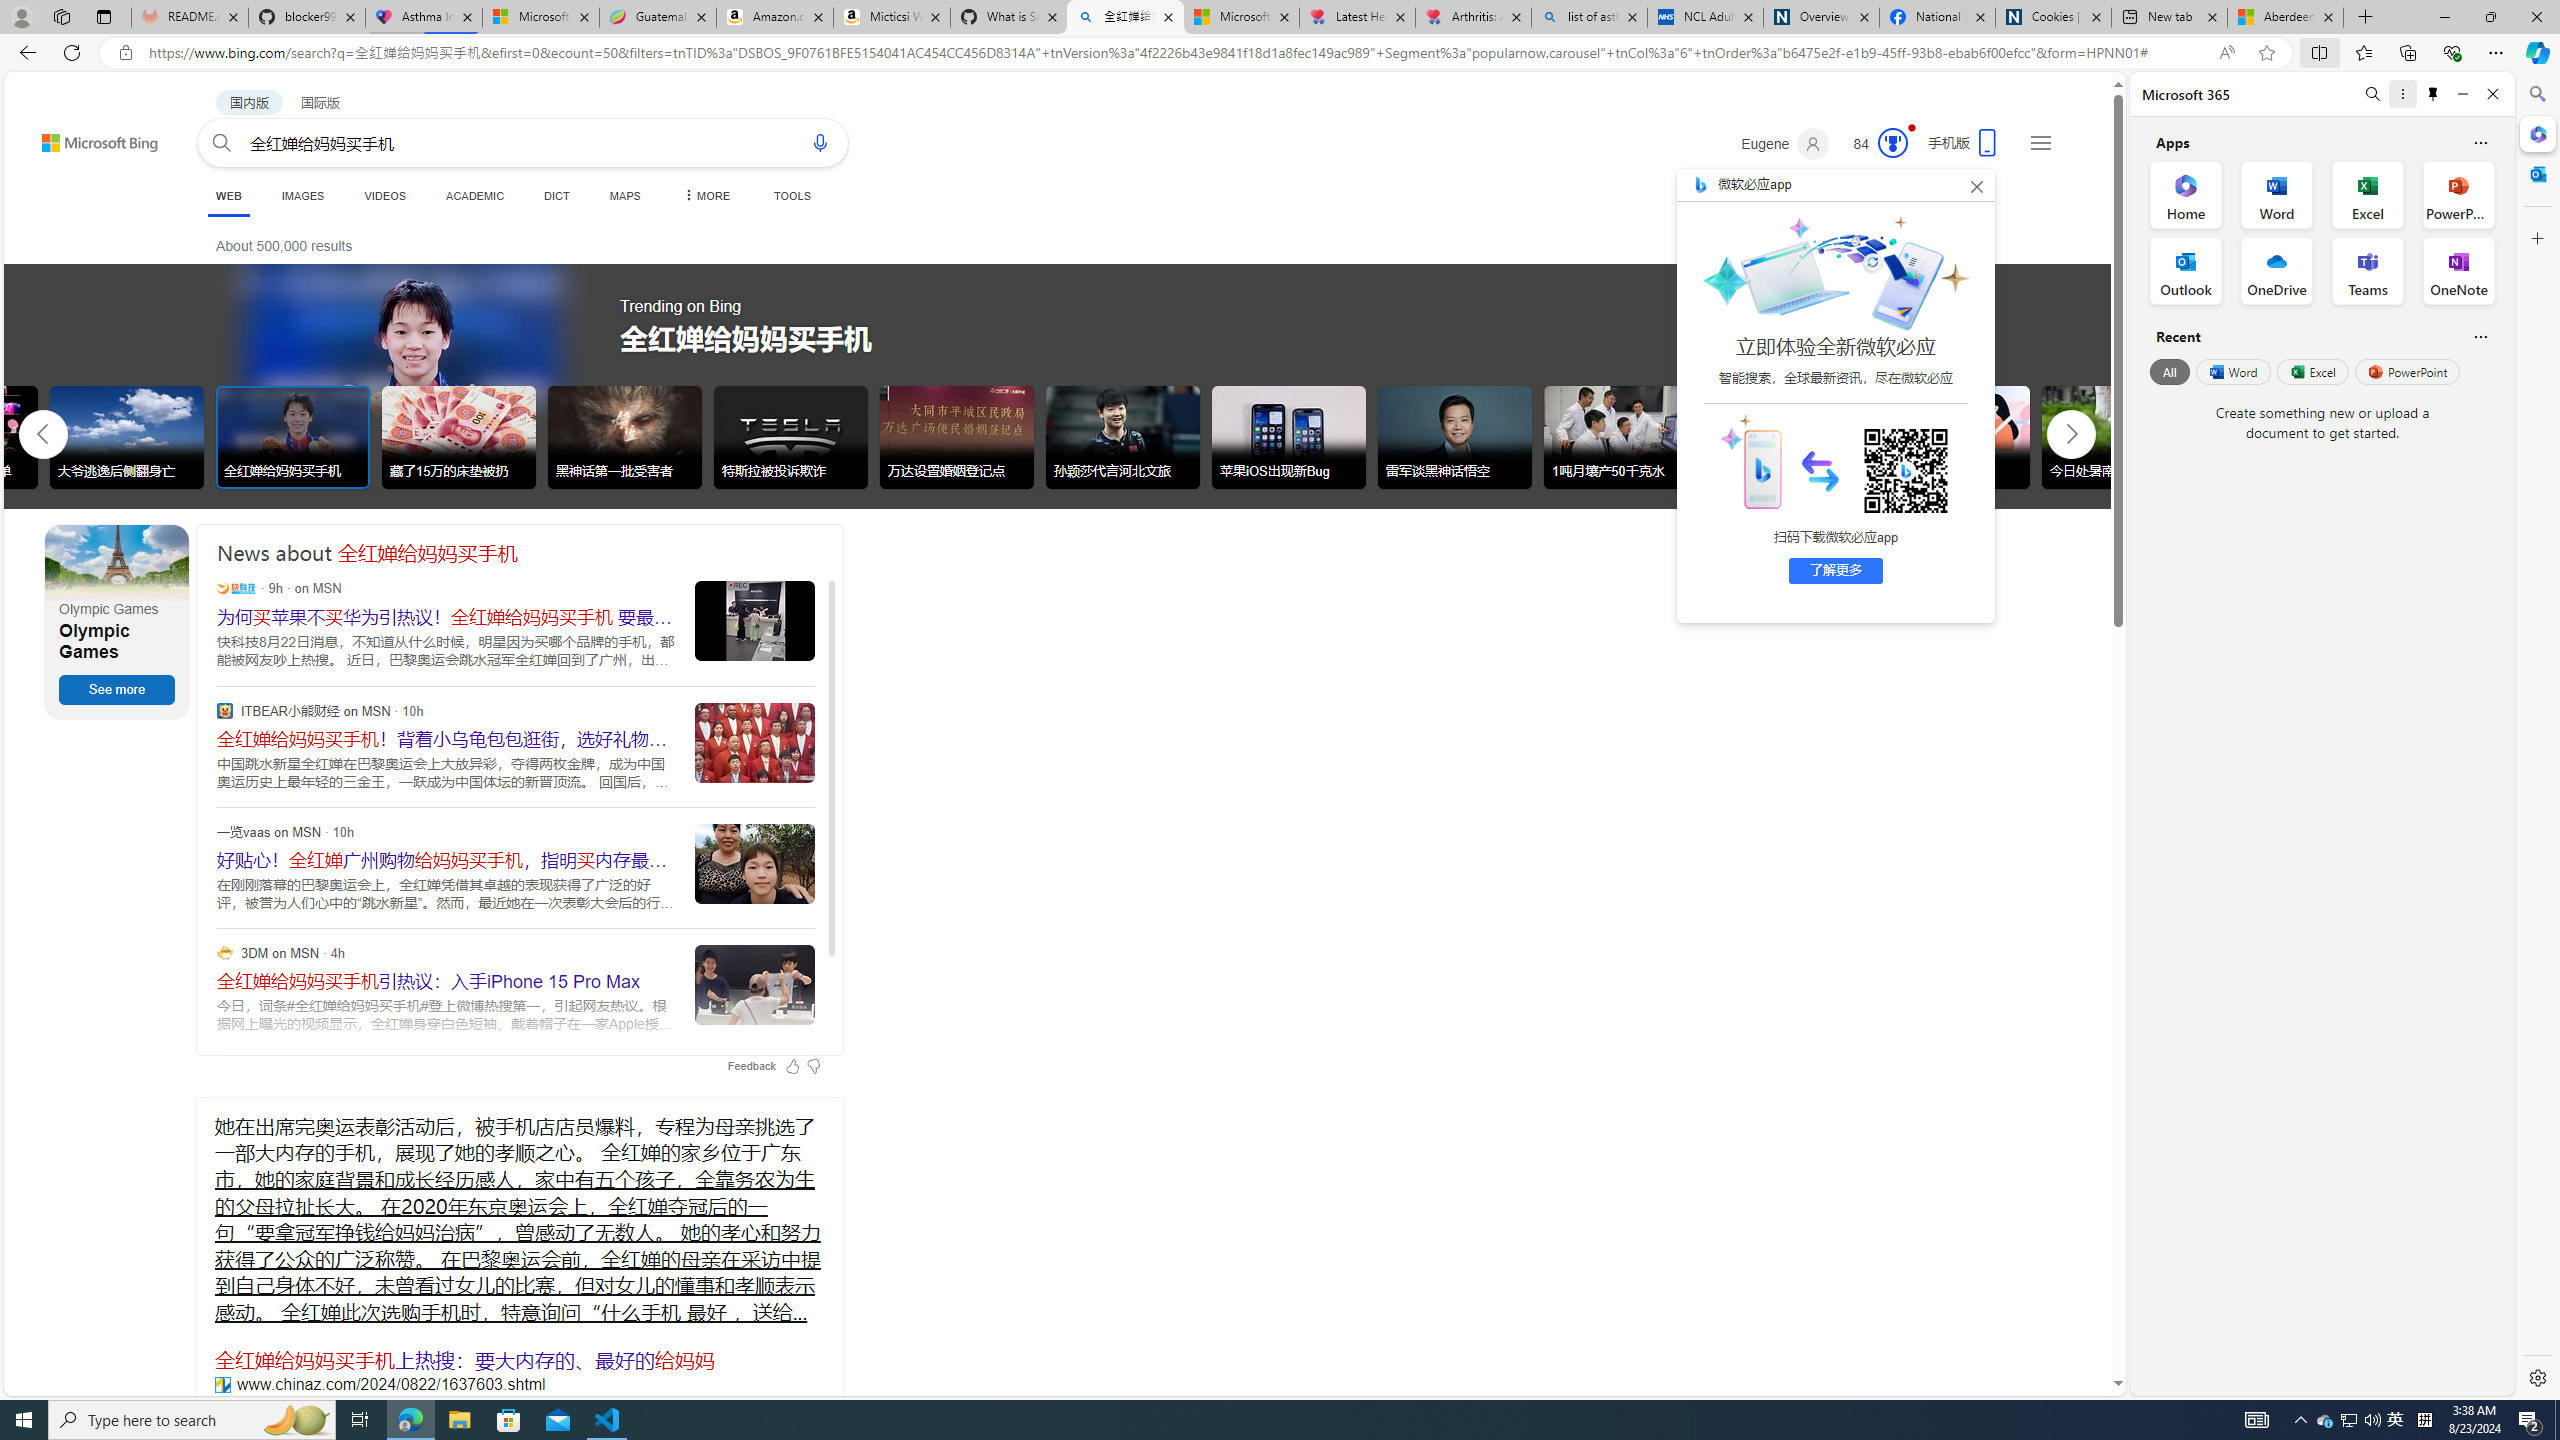 This screenshot has width=2560, height=1440. Describe the element at coordinates (2070, 433) in the screenshot. I see `'AutomationID: tob_right_arrow'` at that location.